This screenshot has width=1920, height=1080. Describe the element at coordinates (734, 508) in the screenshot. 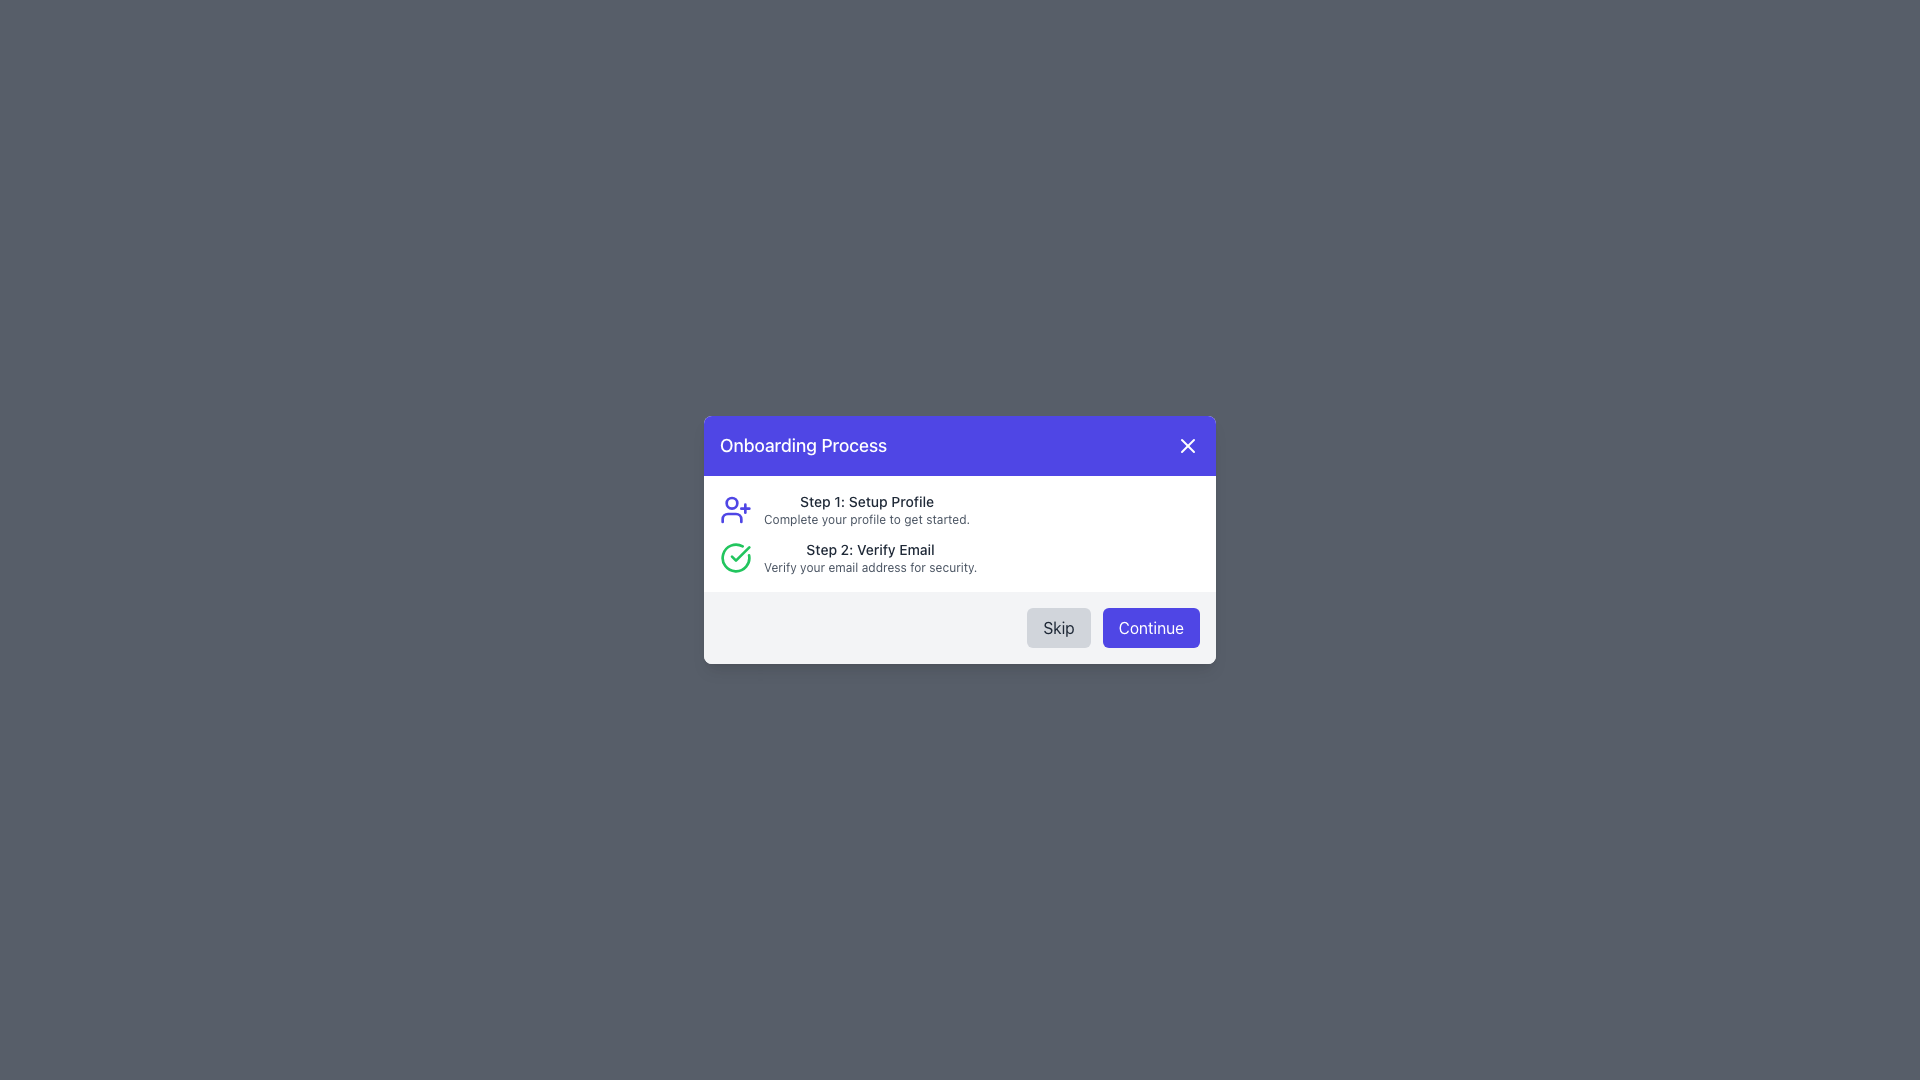

I see `the indigo user silhouette and plus symbol icon located to the left of the text 'Step 1: Setup Profile' within the 'Onboarding Process' card layout` at that location.